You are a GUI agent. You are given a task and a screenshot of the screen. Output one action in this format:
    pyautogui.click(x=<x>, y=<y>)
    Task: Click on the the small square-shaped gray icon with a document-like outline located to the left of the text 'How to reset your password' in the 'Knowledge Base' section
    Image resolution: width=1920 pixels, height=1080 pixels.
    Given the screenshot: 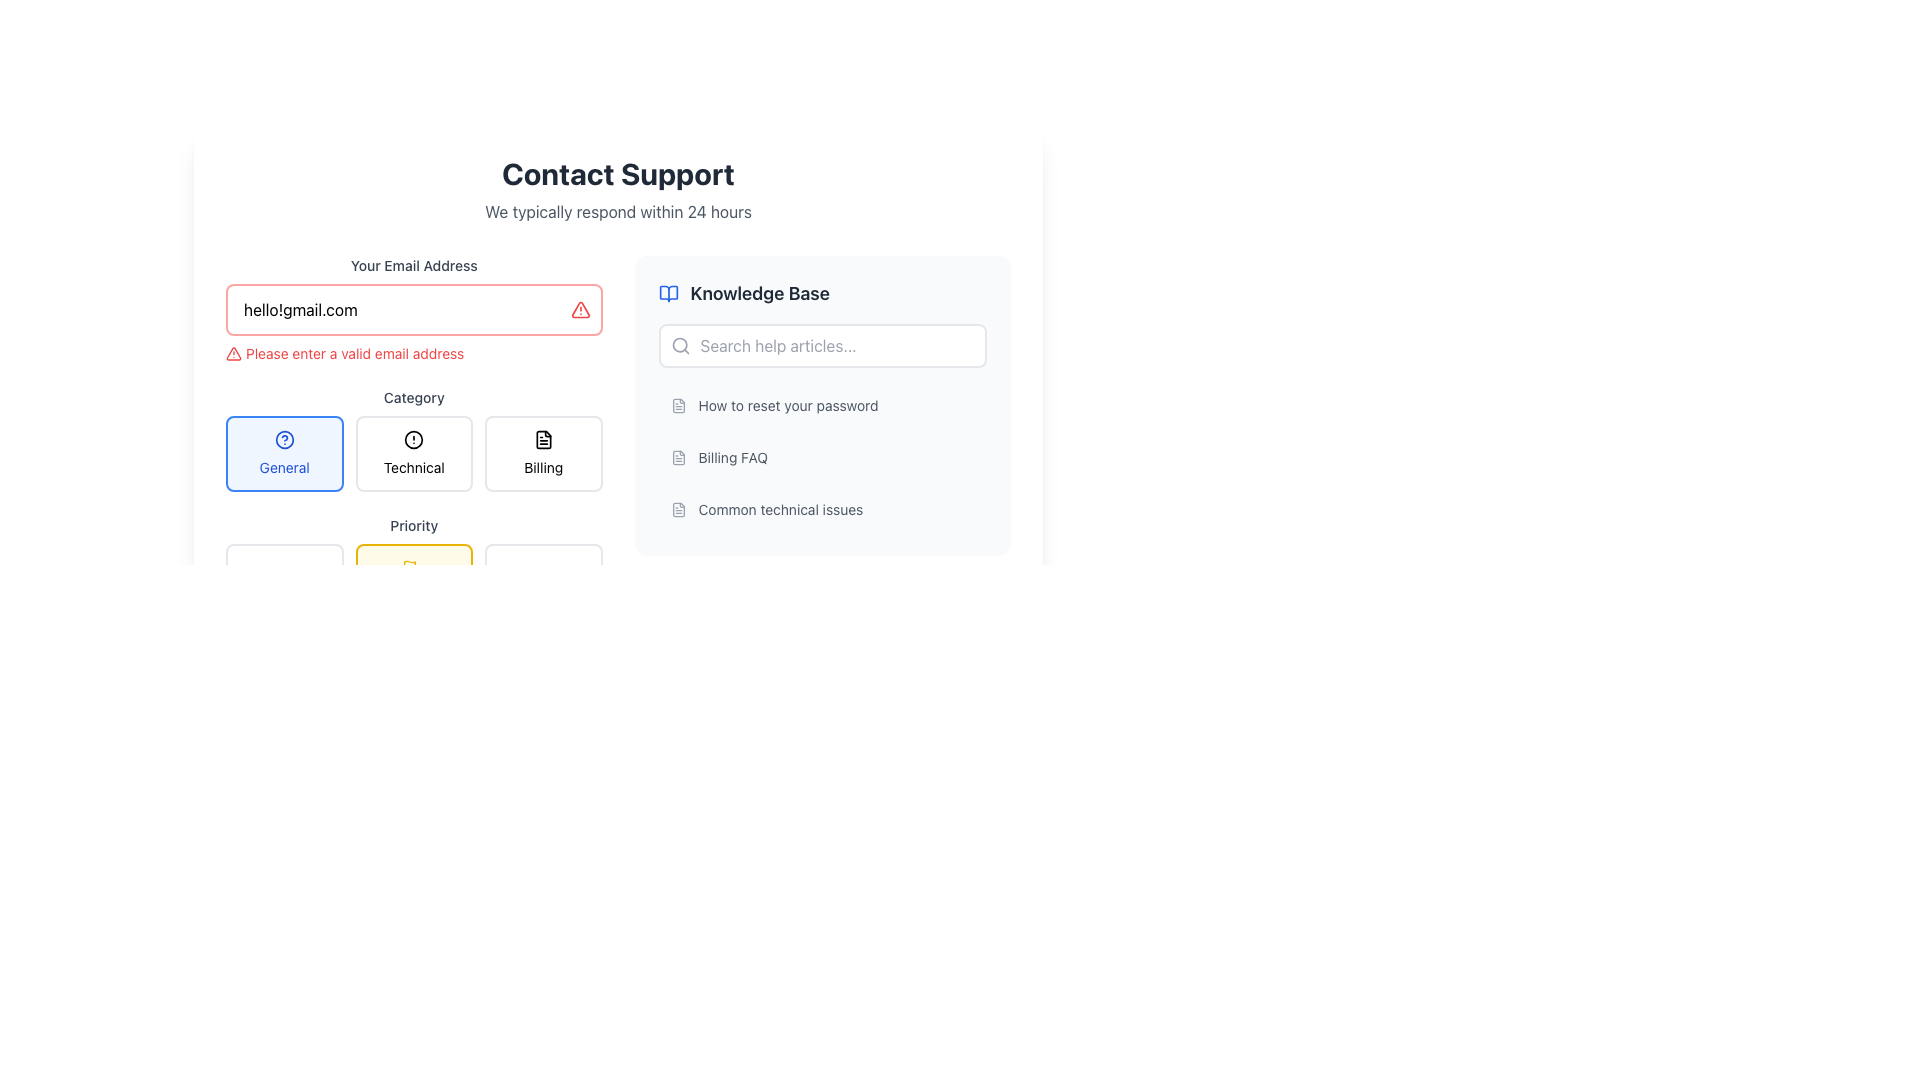 What is the action you would take?
    pyautogui.click(x=678, y=405)
    